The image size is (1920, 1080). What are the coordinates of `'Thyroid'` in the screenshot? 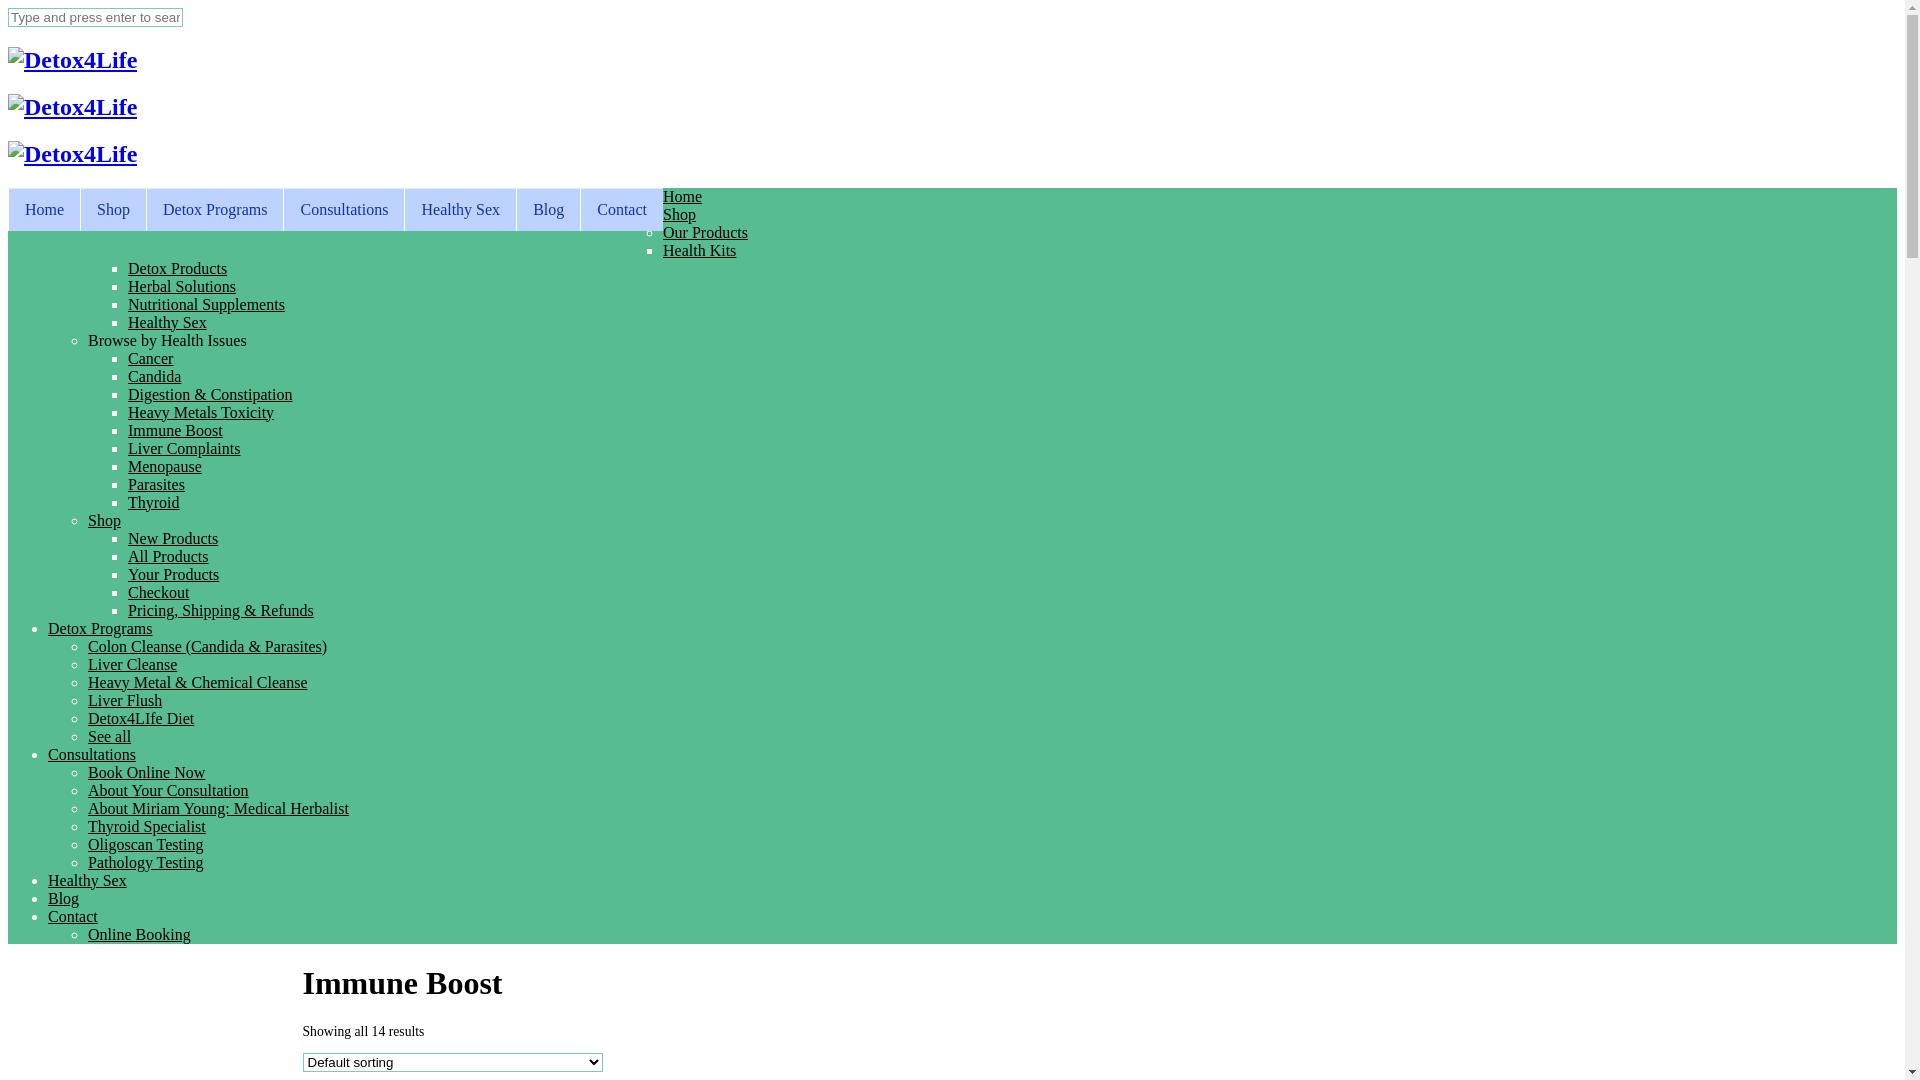 It's located at (127, 501).